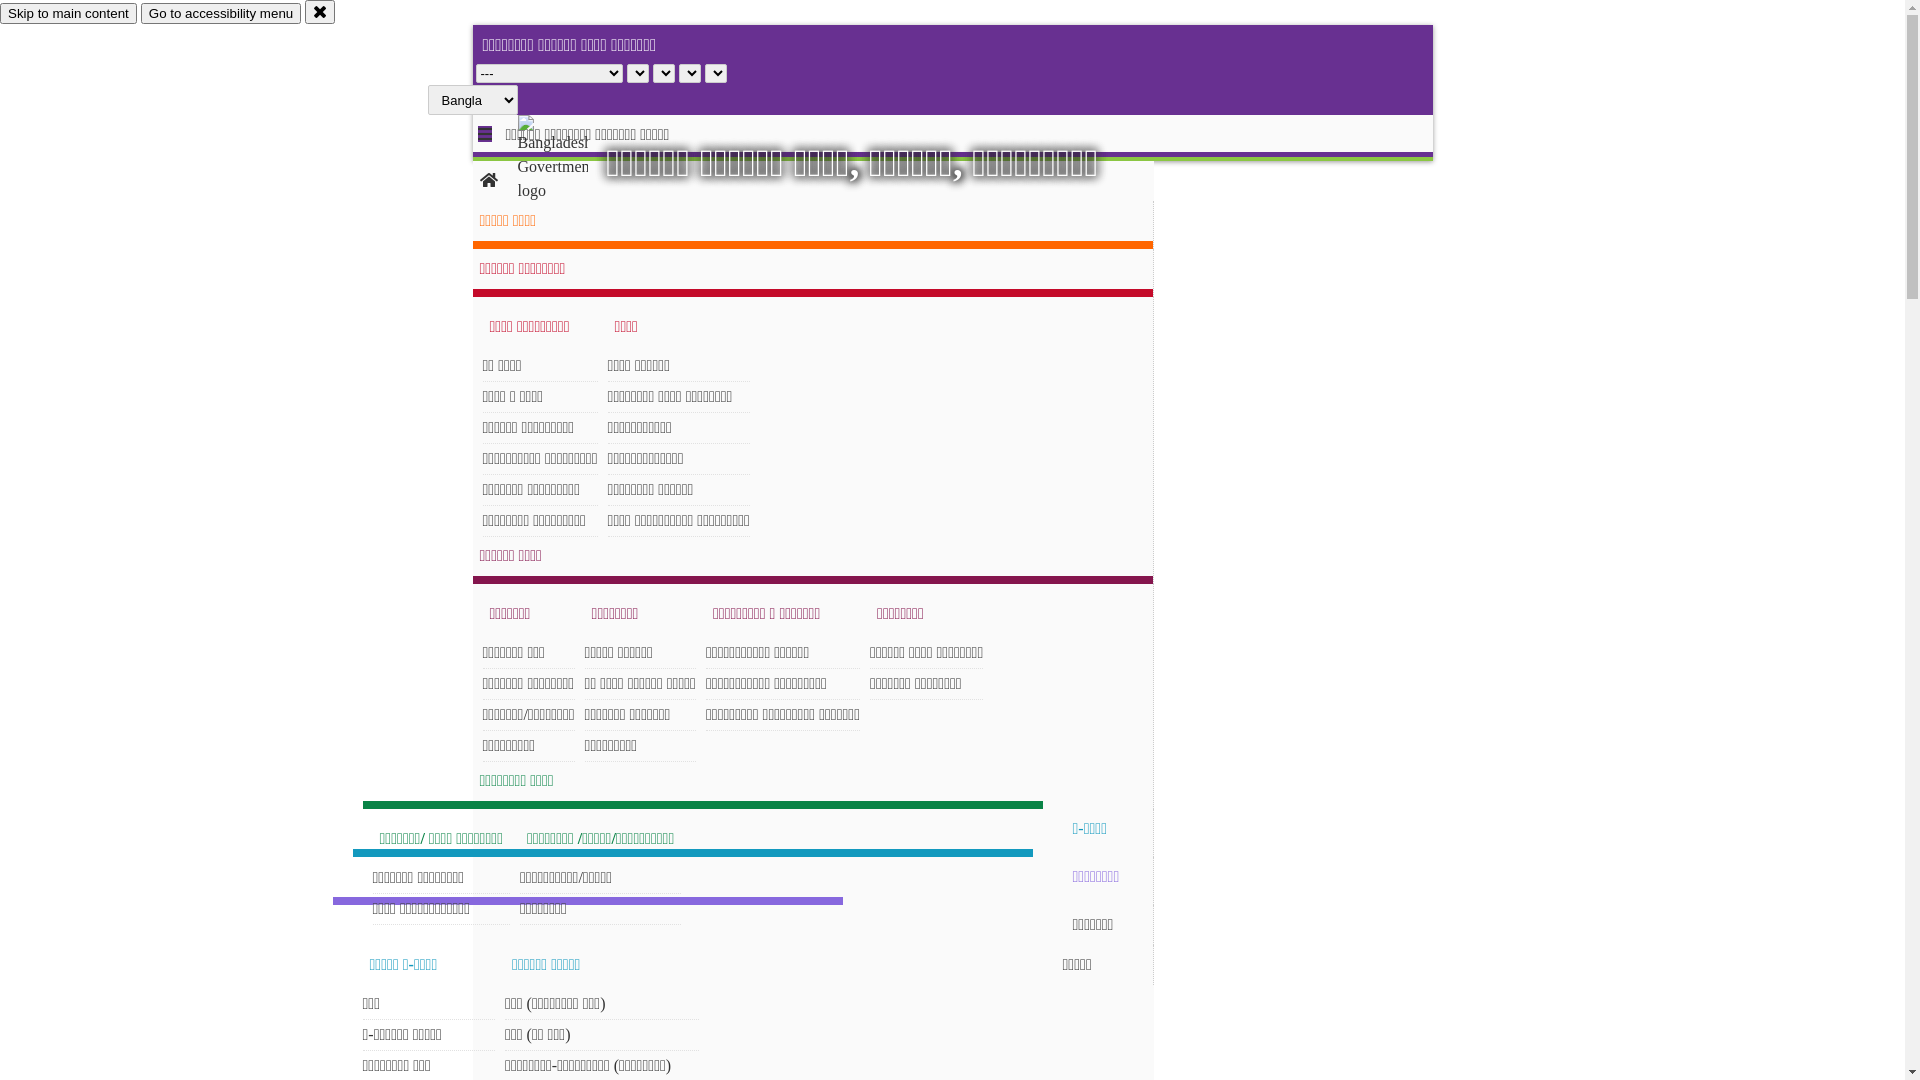 The width and height of the screenshot is (1920, 1080). Describe the element at coordinates (68, 13) in the screenshot. I see `'Skip to main content'` at that location.